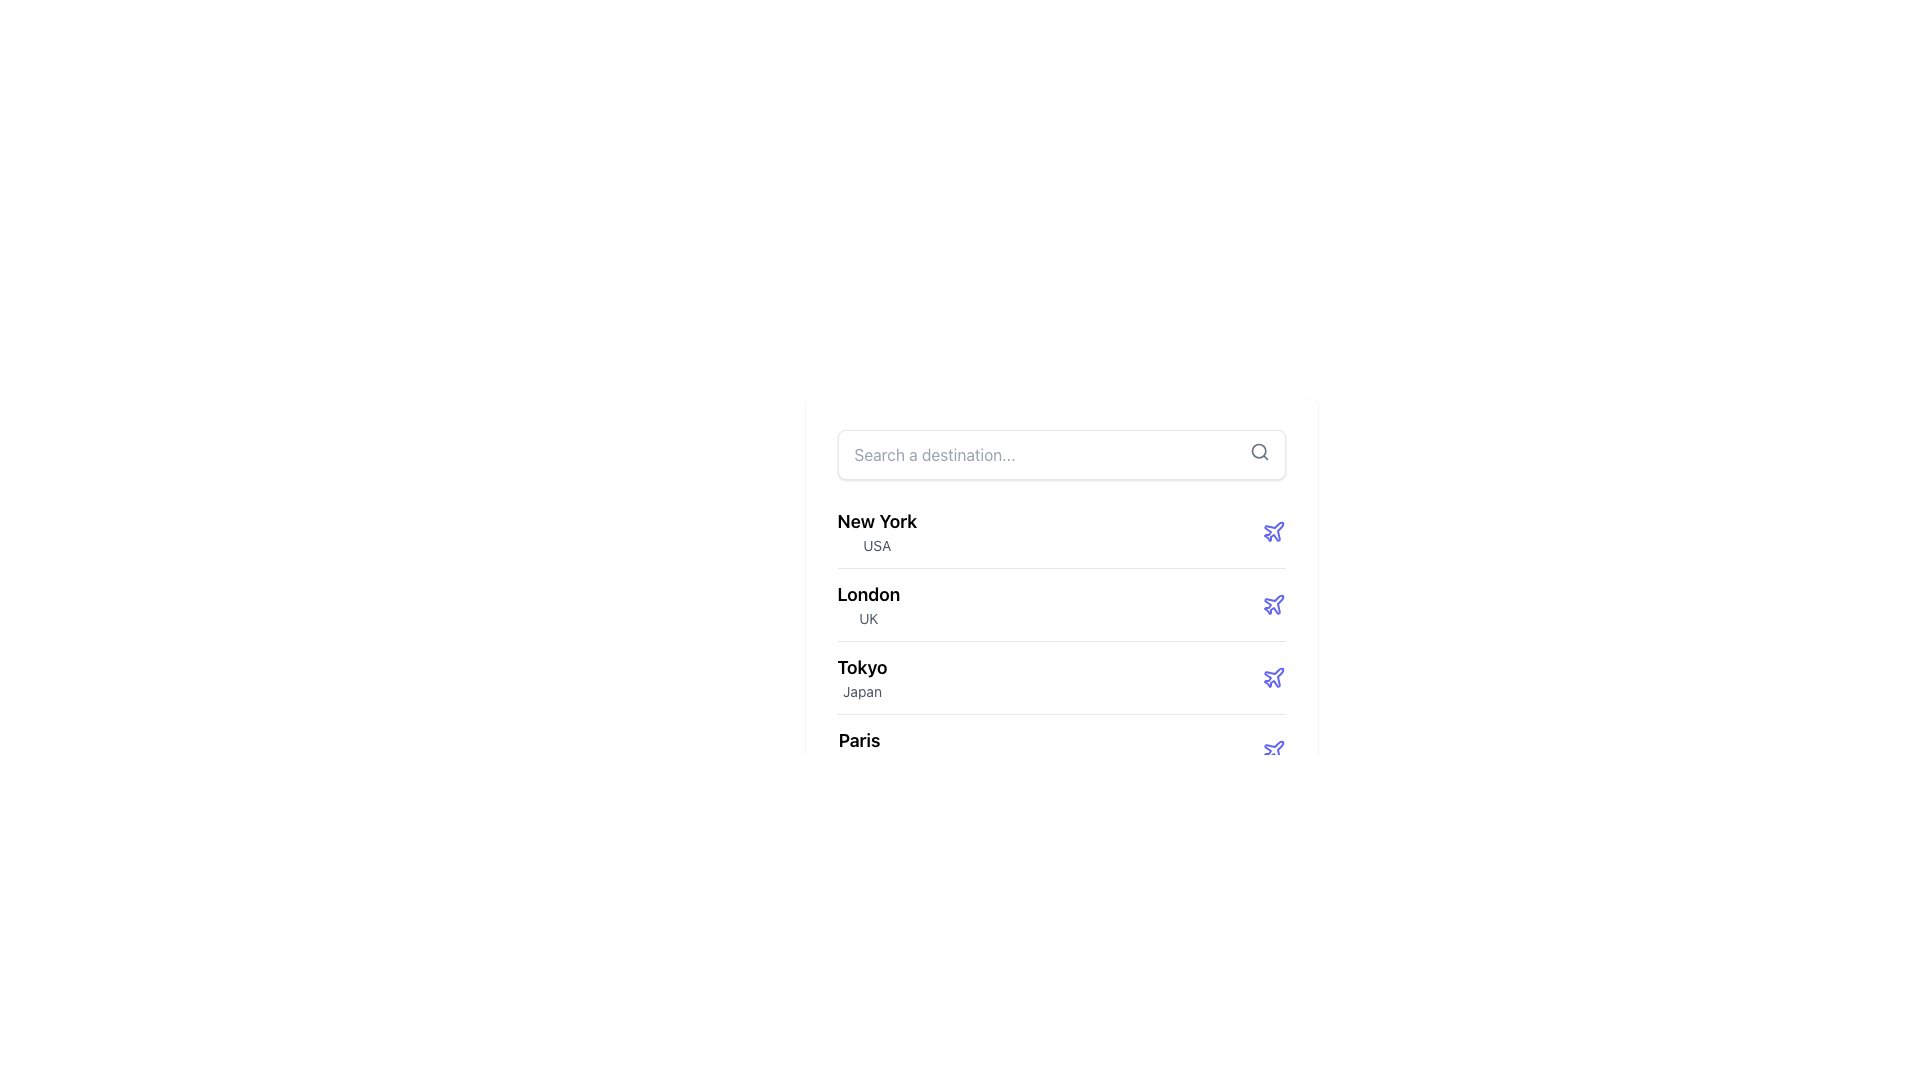  What do you see at coordinates (868, 617) in the screenshot?
I see `descriptive text label located underneath the 'London' text label, which specifies the country associated with the location name` at bounding box center [868, 617].